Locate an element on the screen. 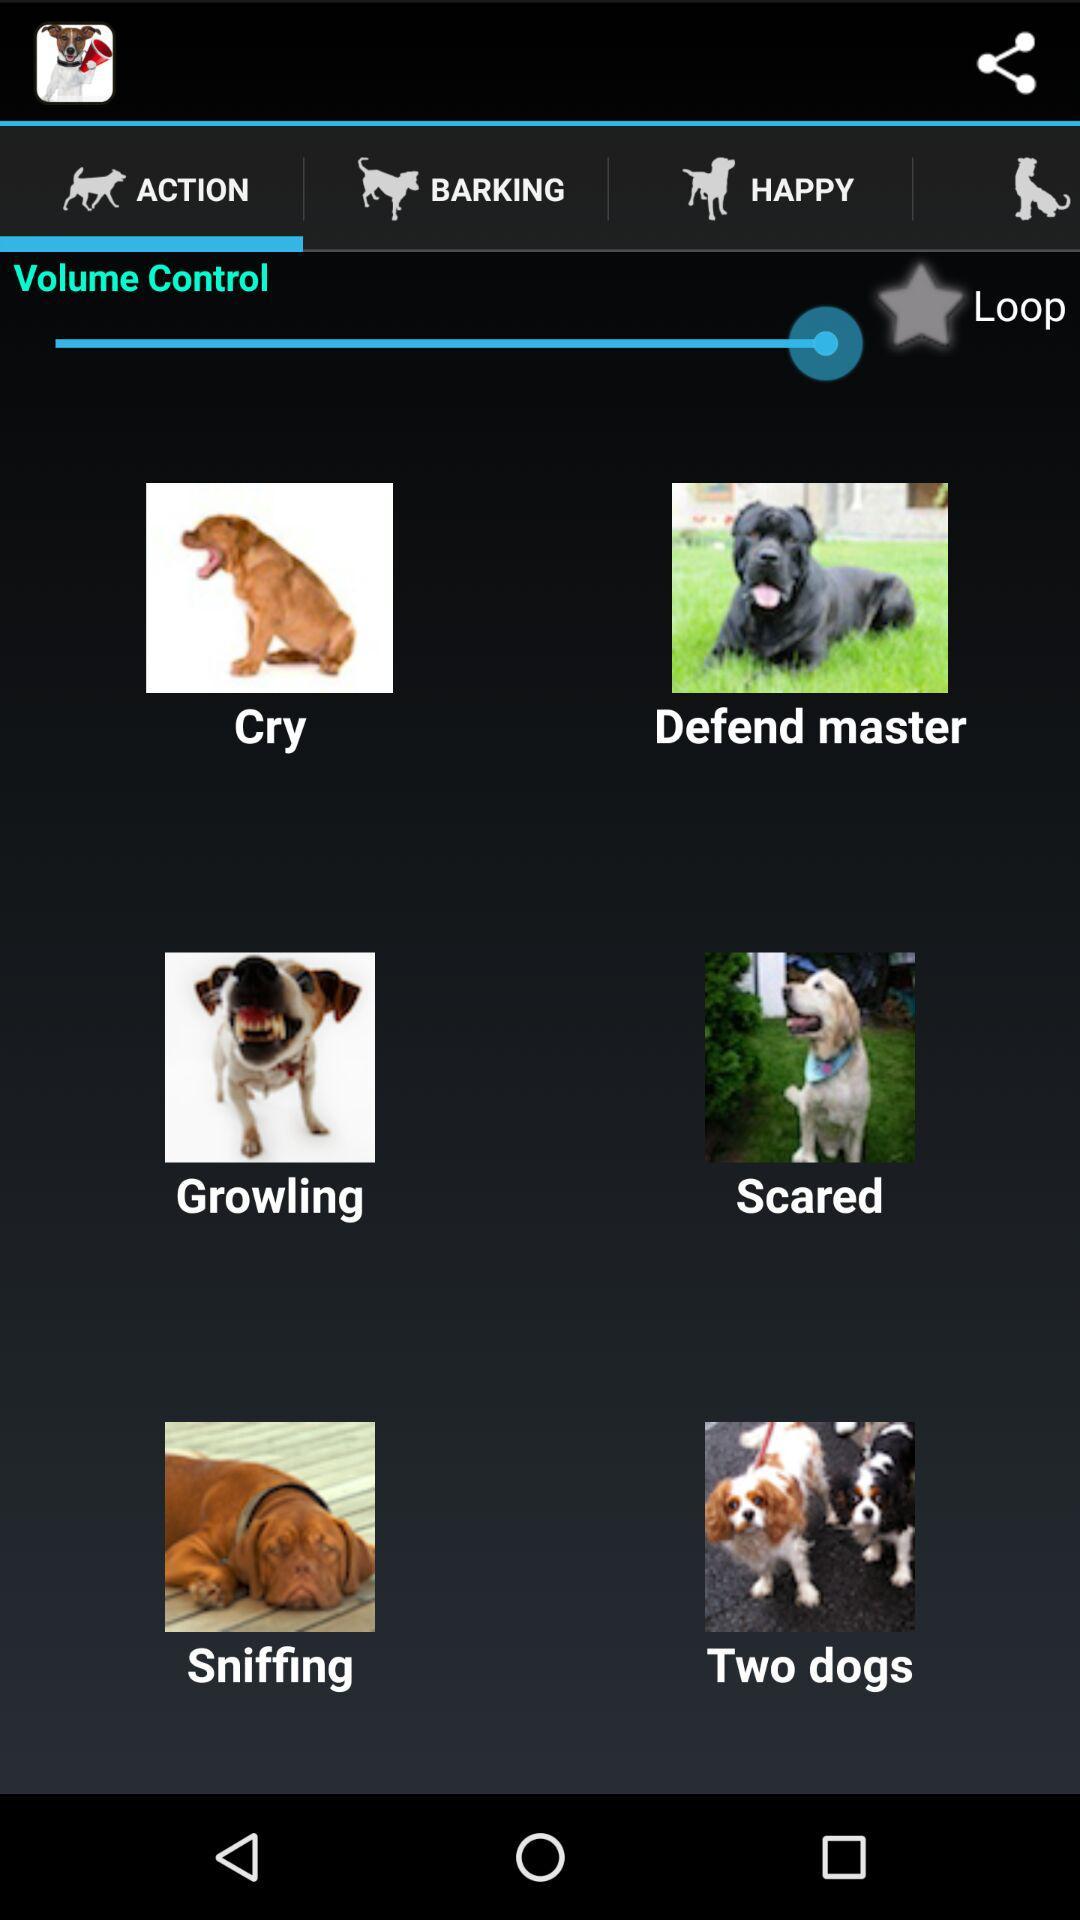  the icon above the growling button is located at coordinates (810, 618).